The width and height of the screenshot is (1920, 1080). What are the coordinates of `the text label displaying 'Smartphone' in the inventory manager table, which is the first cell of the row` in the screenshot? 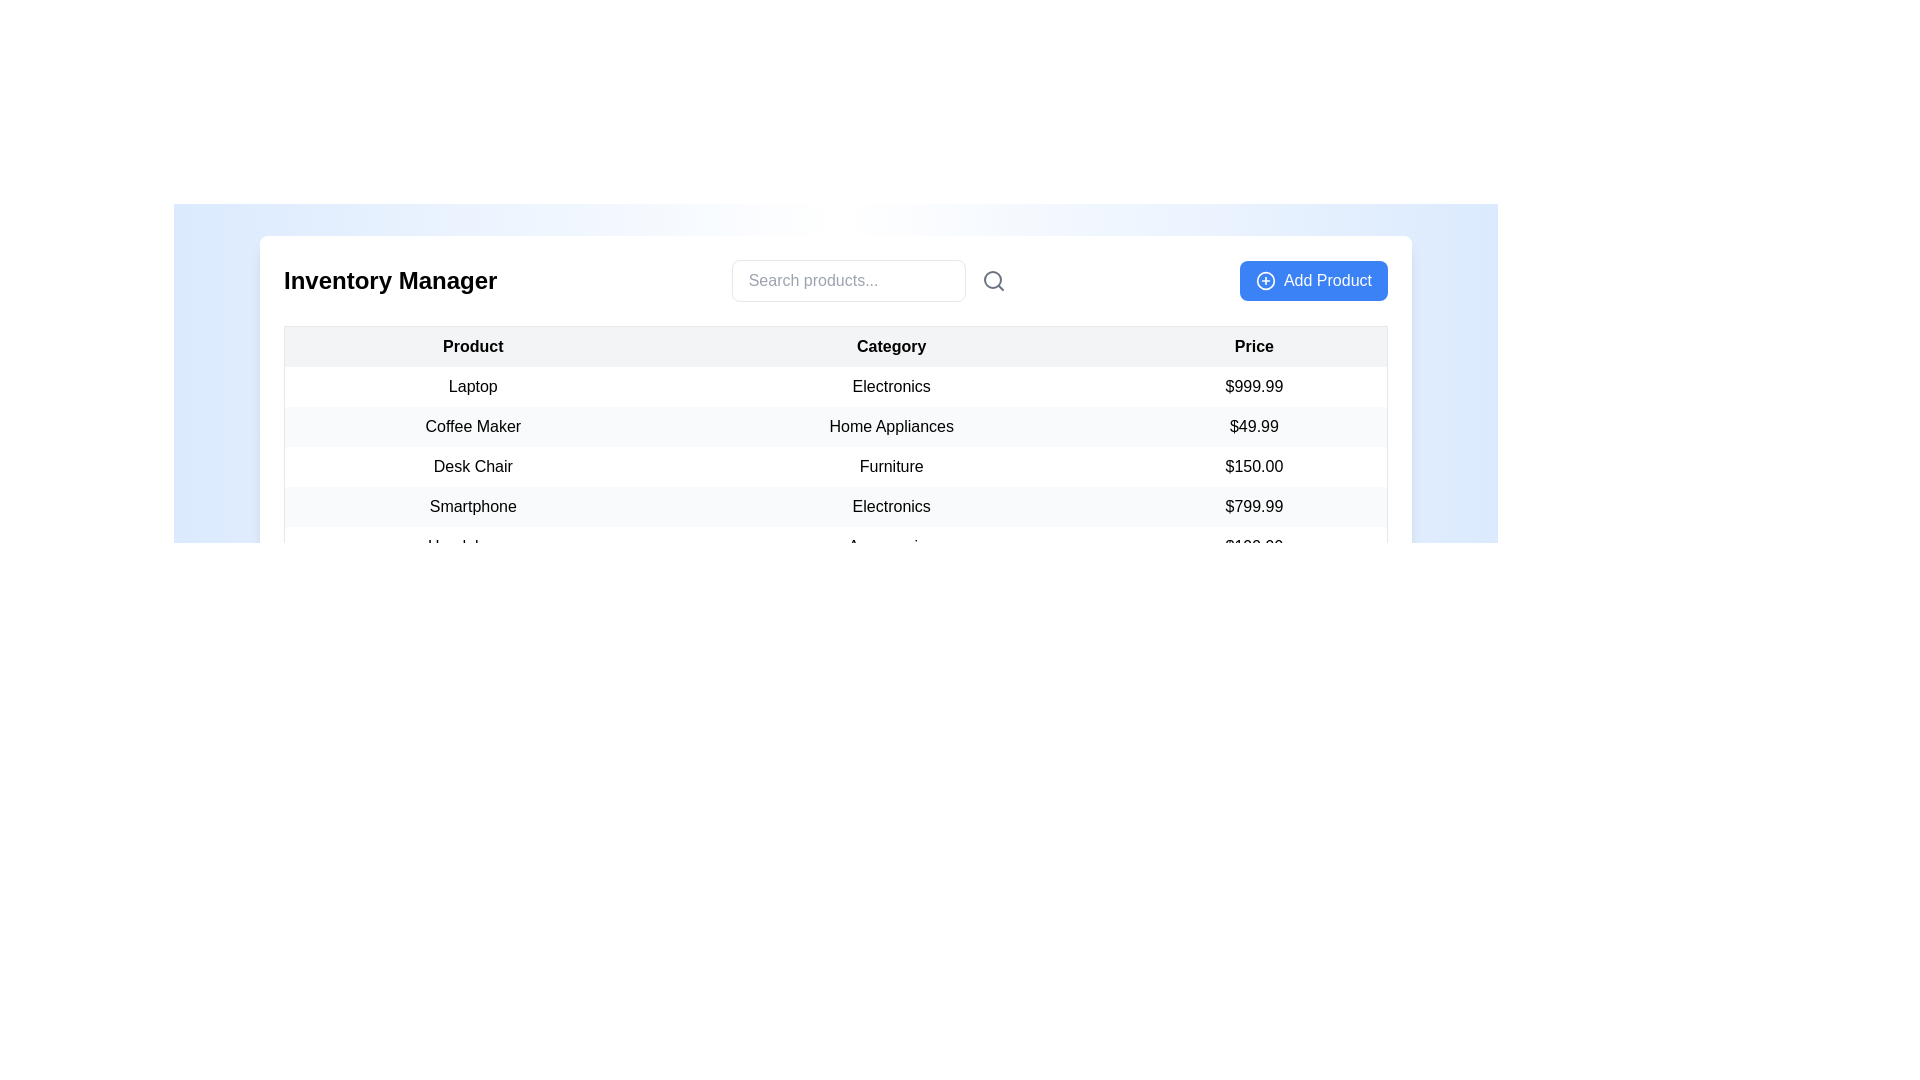 It's located at (472, 505).